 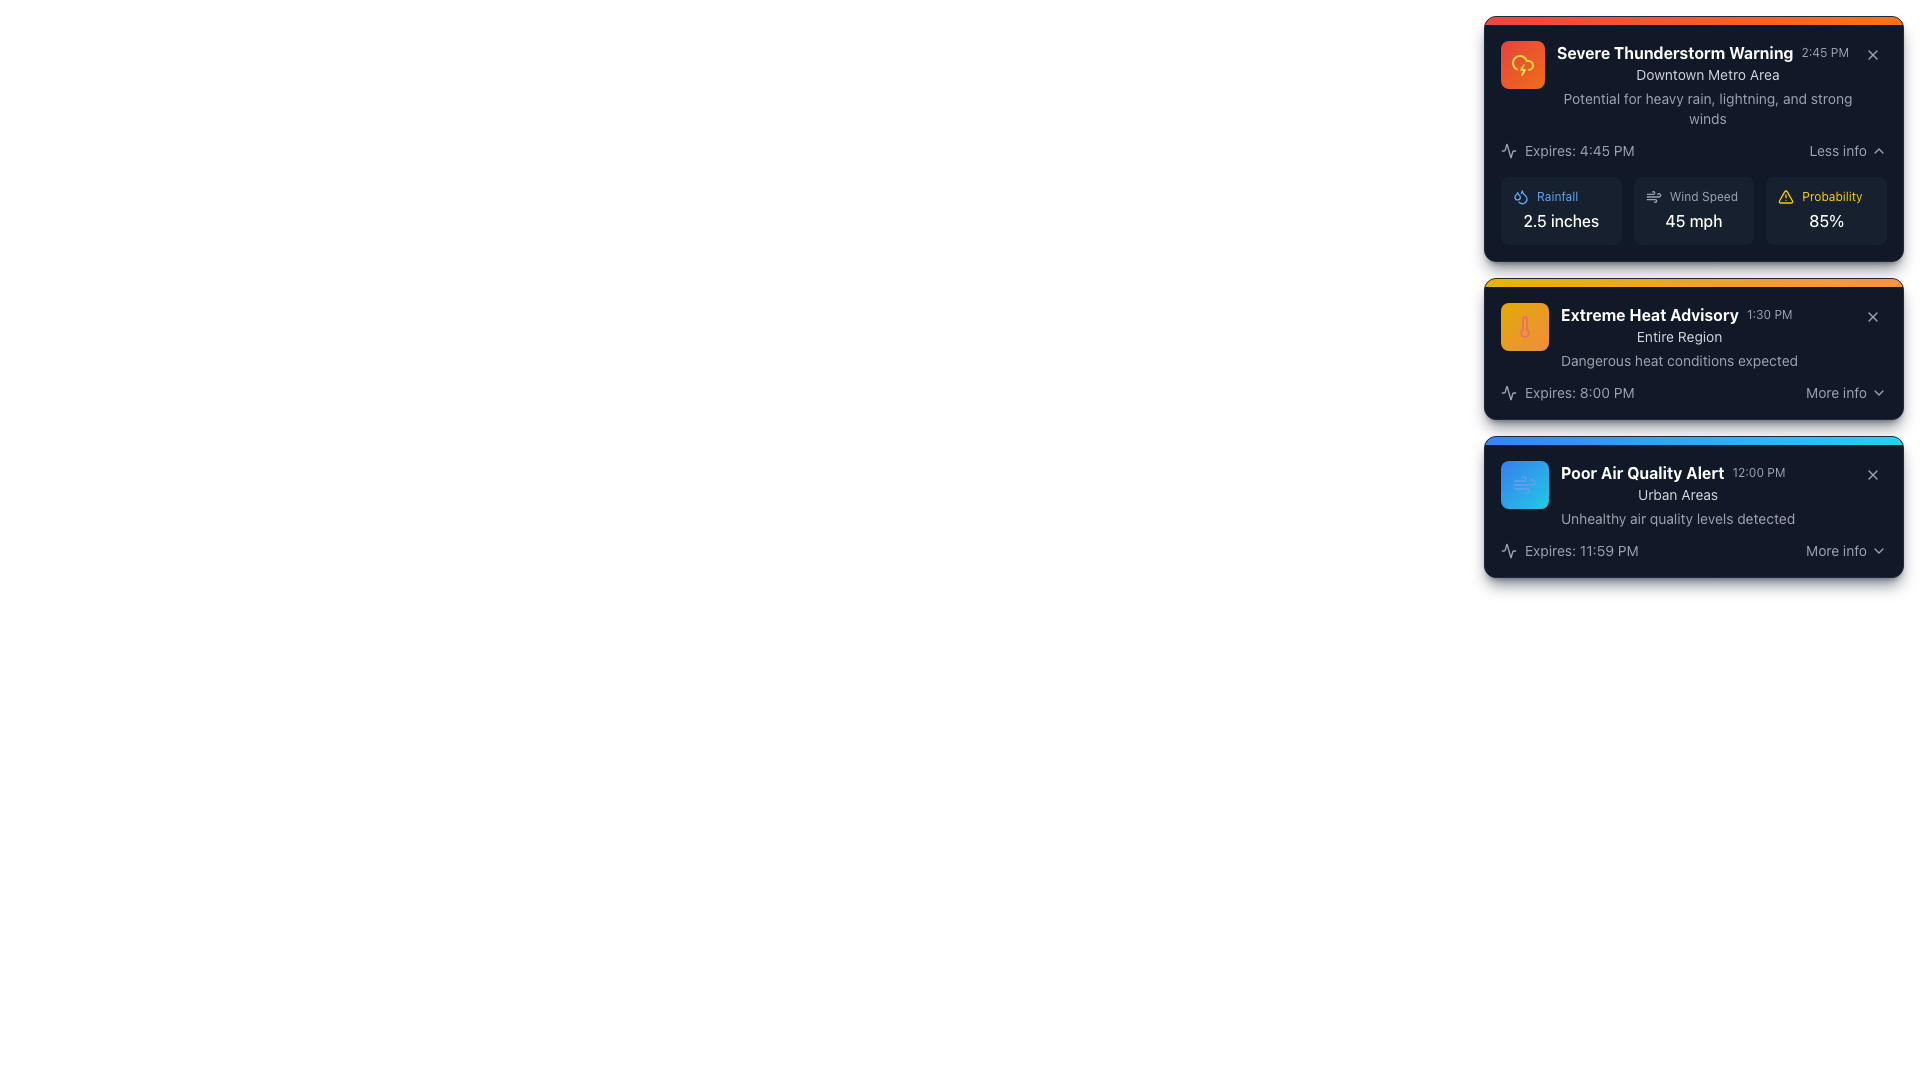 What do you see at coordinates (1871, 53) in the screenshot?
I see `the close button icon in the top-right corner of the 'Severe Thunderstorm Warning' card` at bounding box center [1871, 53].